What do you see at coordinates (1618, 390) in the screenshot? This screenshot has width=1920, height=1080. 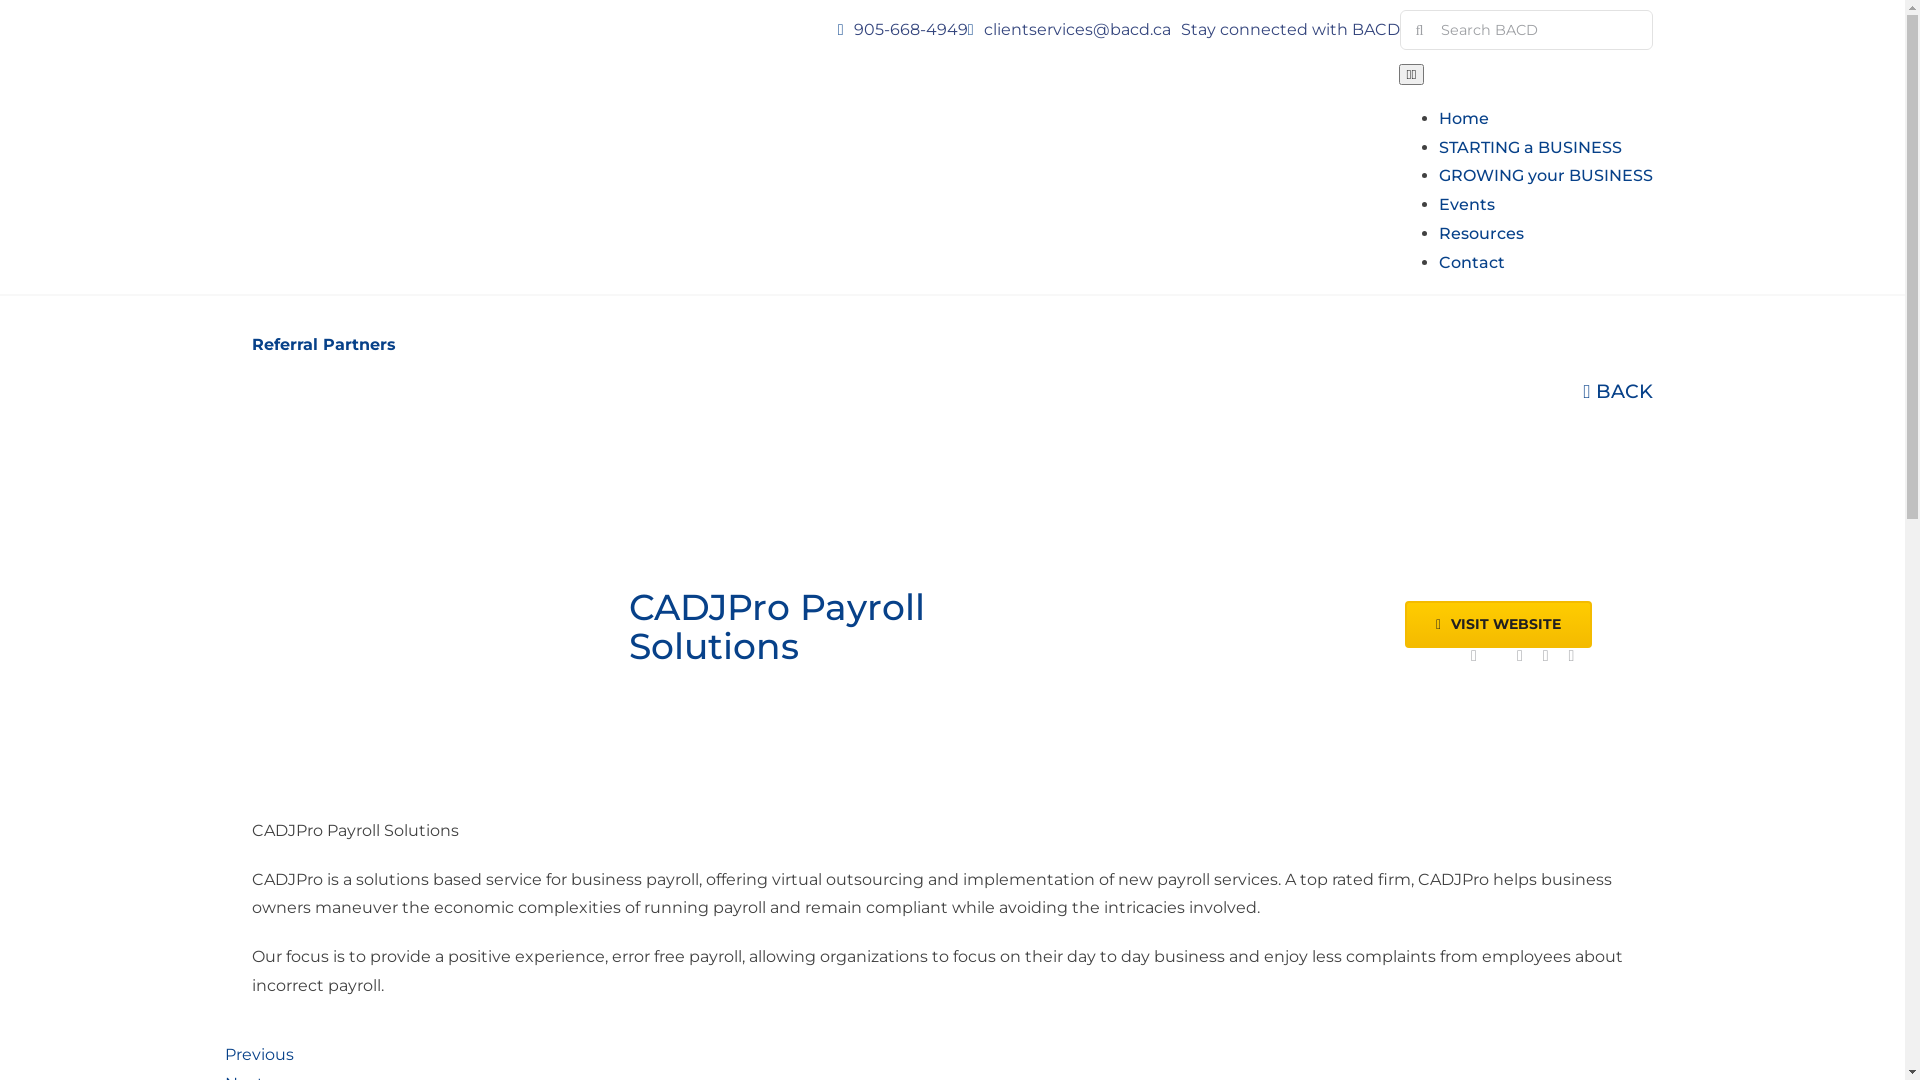 I see `'BACK'` at bounding box center [1618, 390].